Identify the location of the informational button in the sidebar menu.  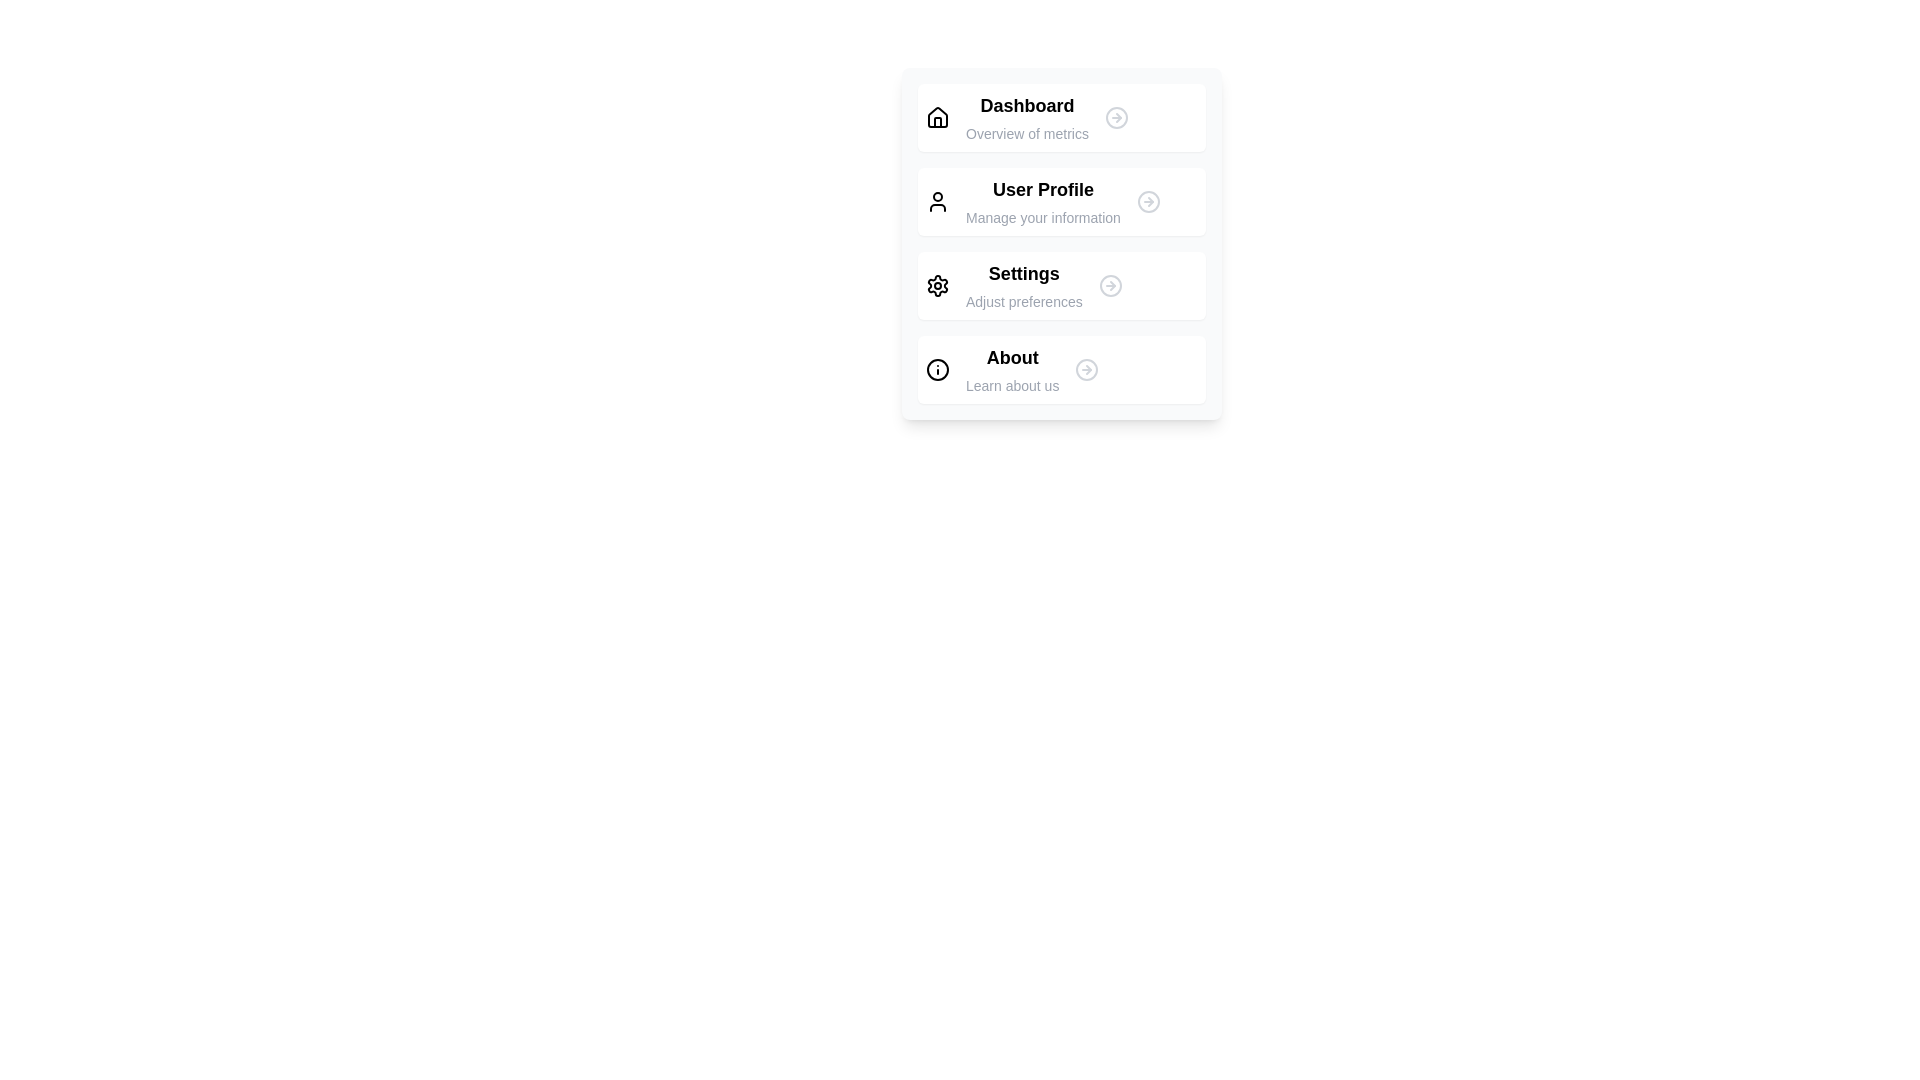
(1060, 370).